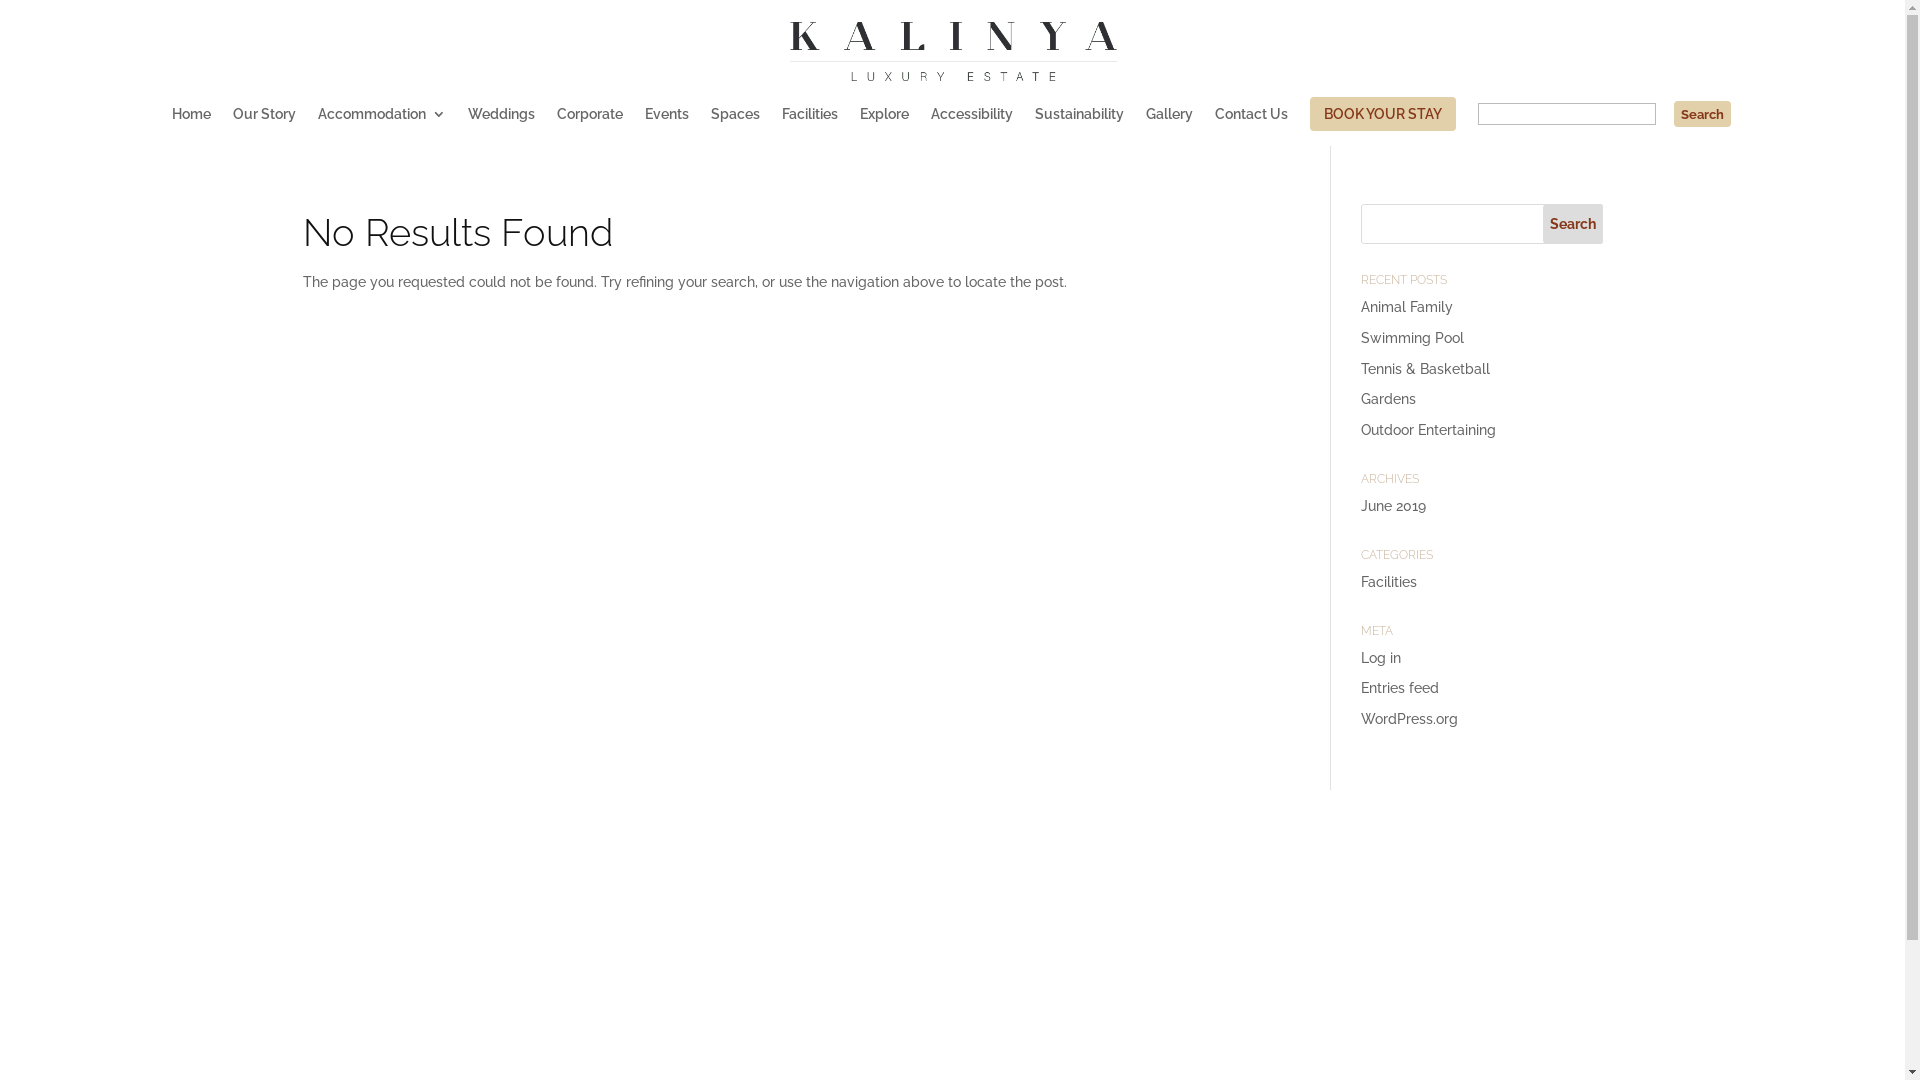  Describe the element at coordinates (1169, 123) in the screenshot. I see `'Gallery'` at that location.